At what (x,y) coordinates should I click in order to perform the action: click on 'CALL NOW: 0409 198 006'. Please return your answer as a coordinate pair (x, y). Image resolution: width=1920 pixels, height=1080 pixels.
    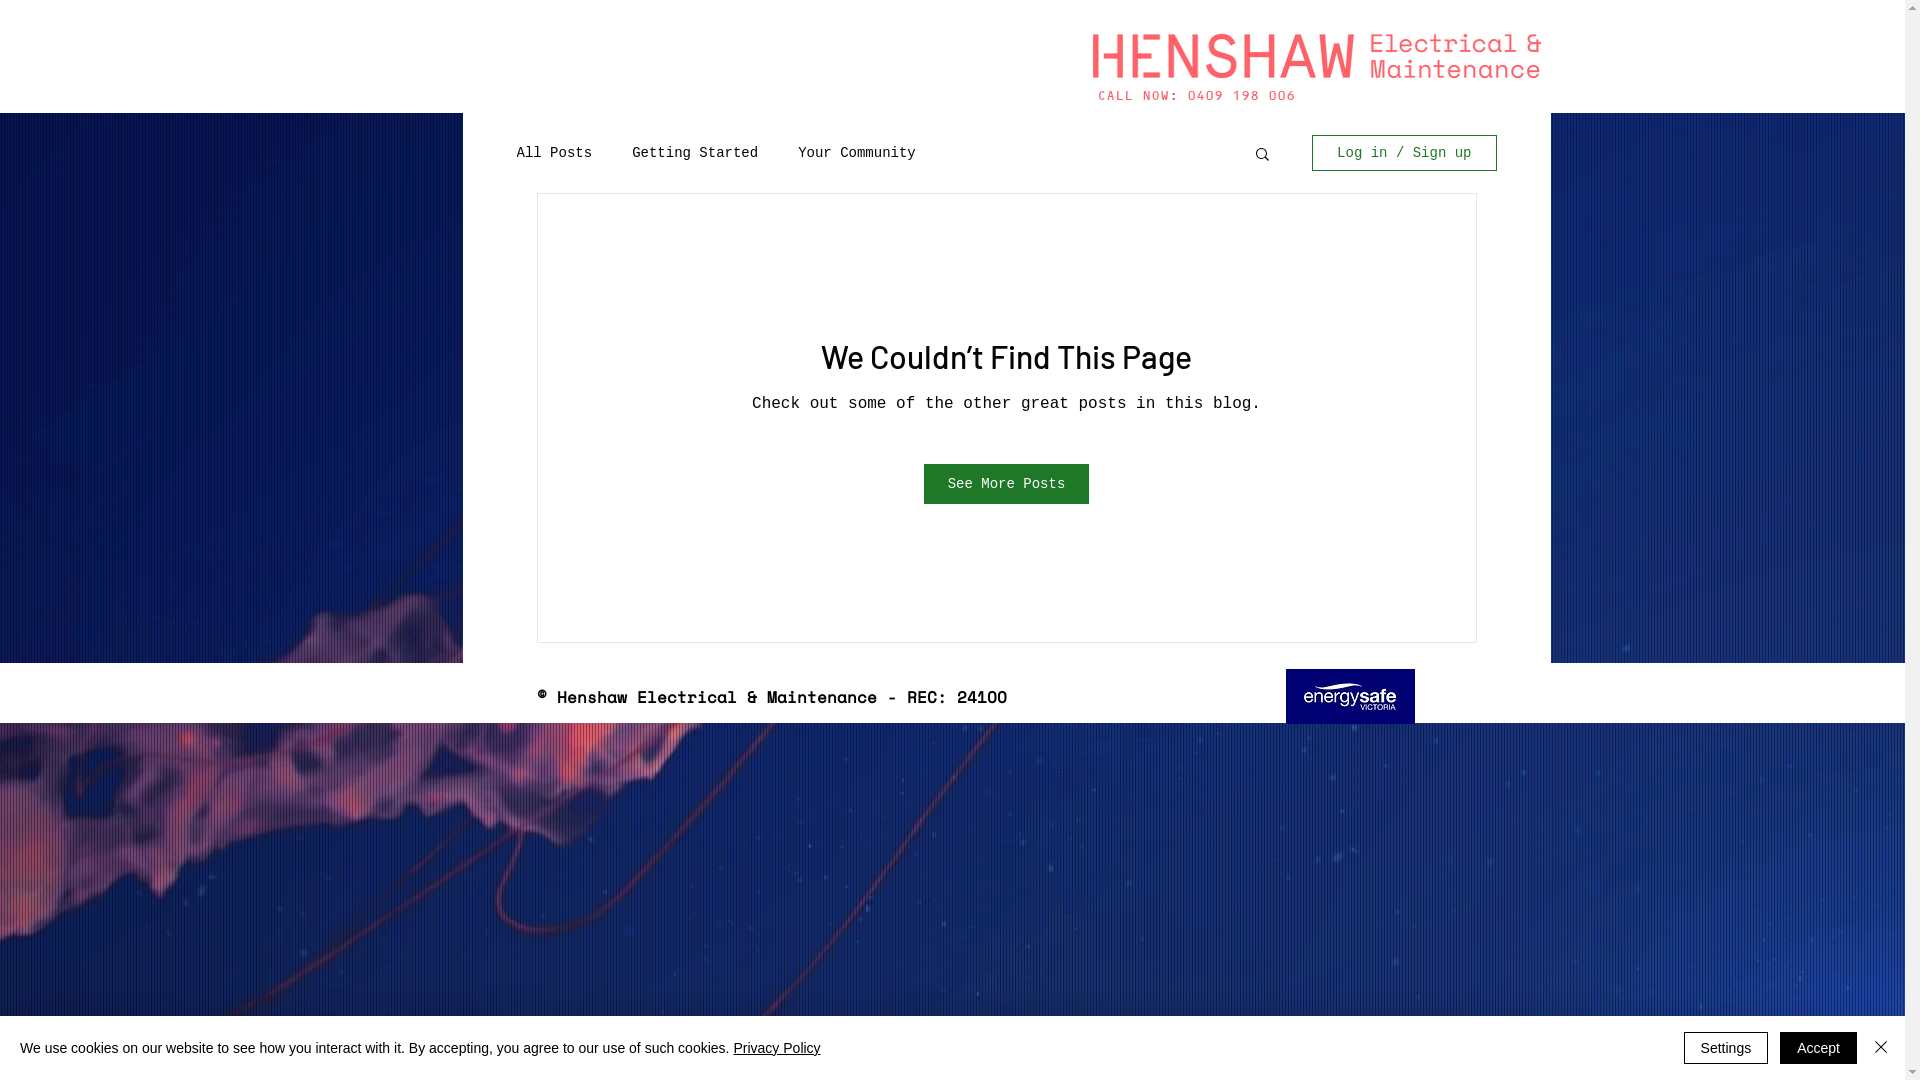
    Looking at the image, I should click on (1195, 96).